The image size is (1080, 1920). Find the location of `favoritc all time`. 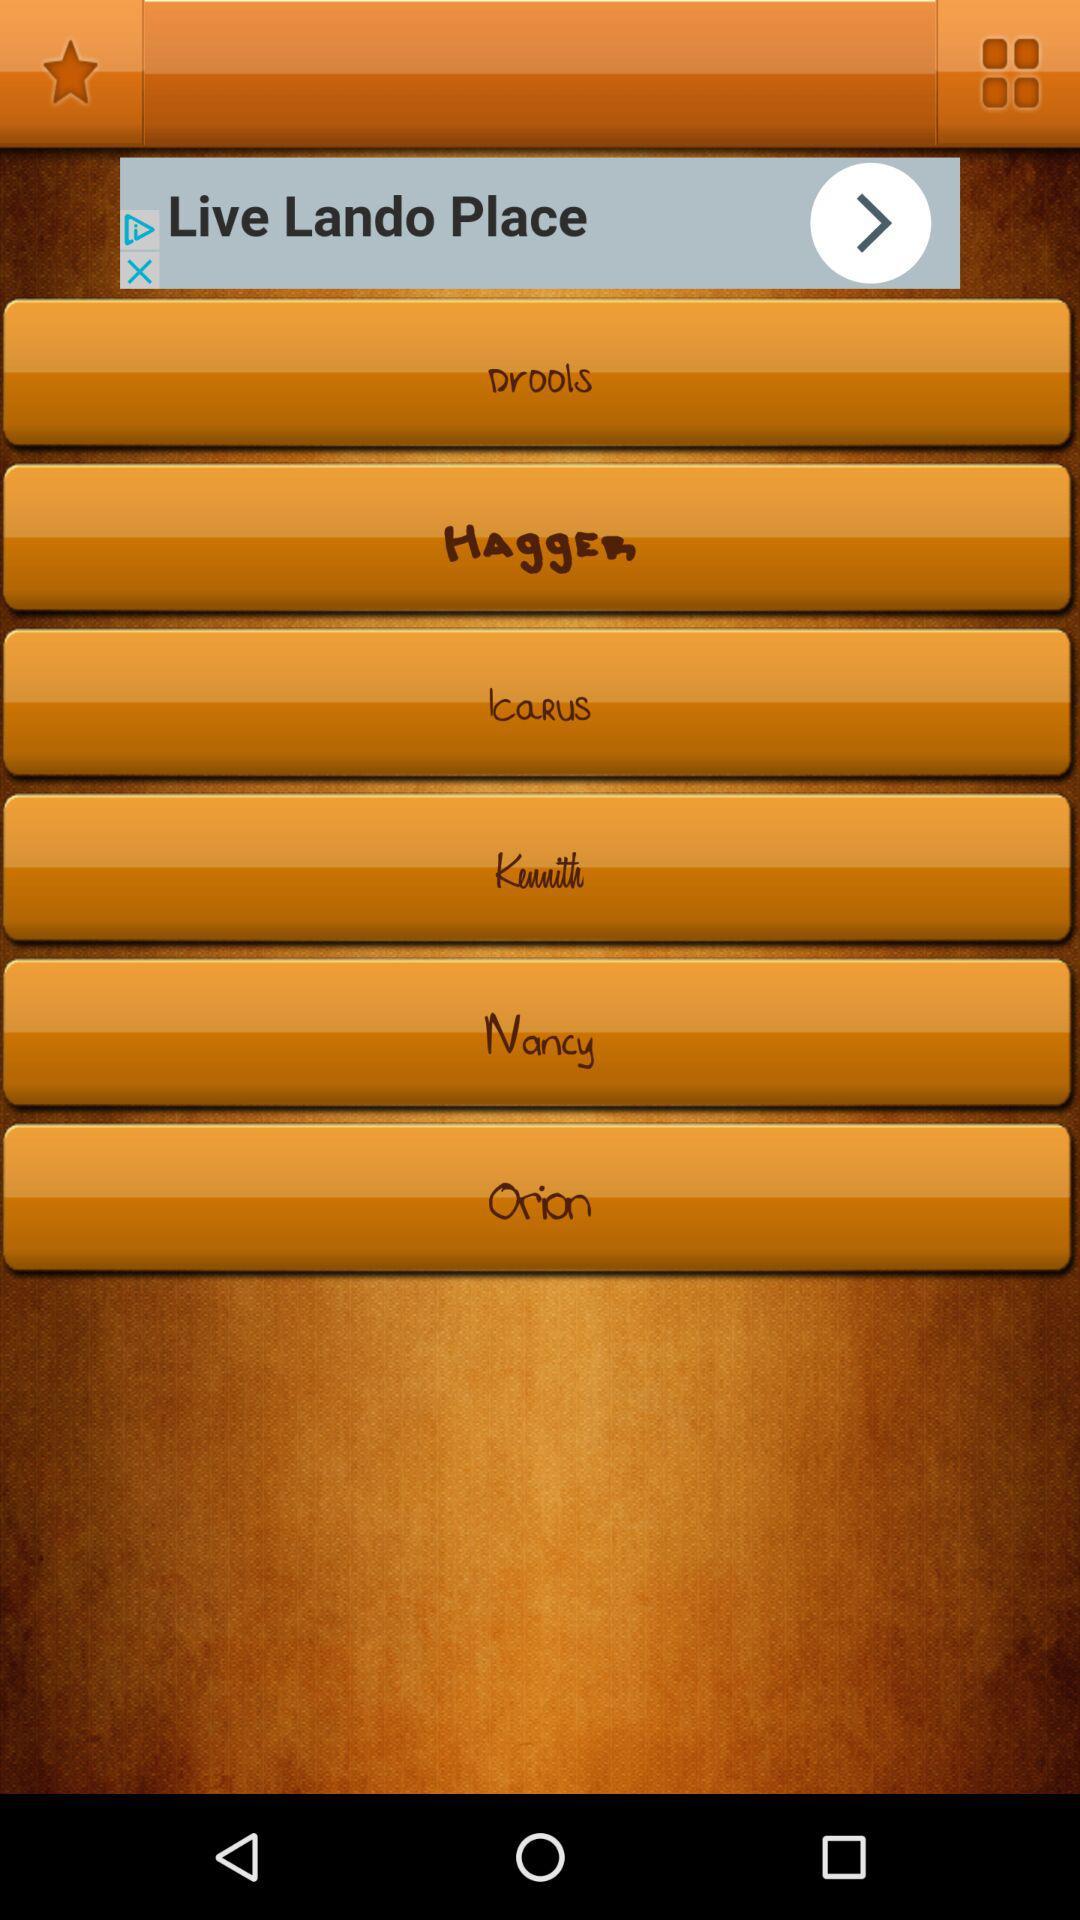

favoritc all time is located at coordinates (71, 72).